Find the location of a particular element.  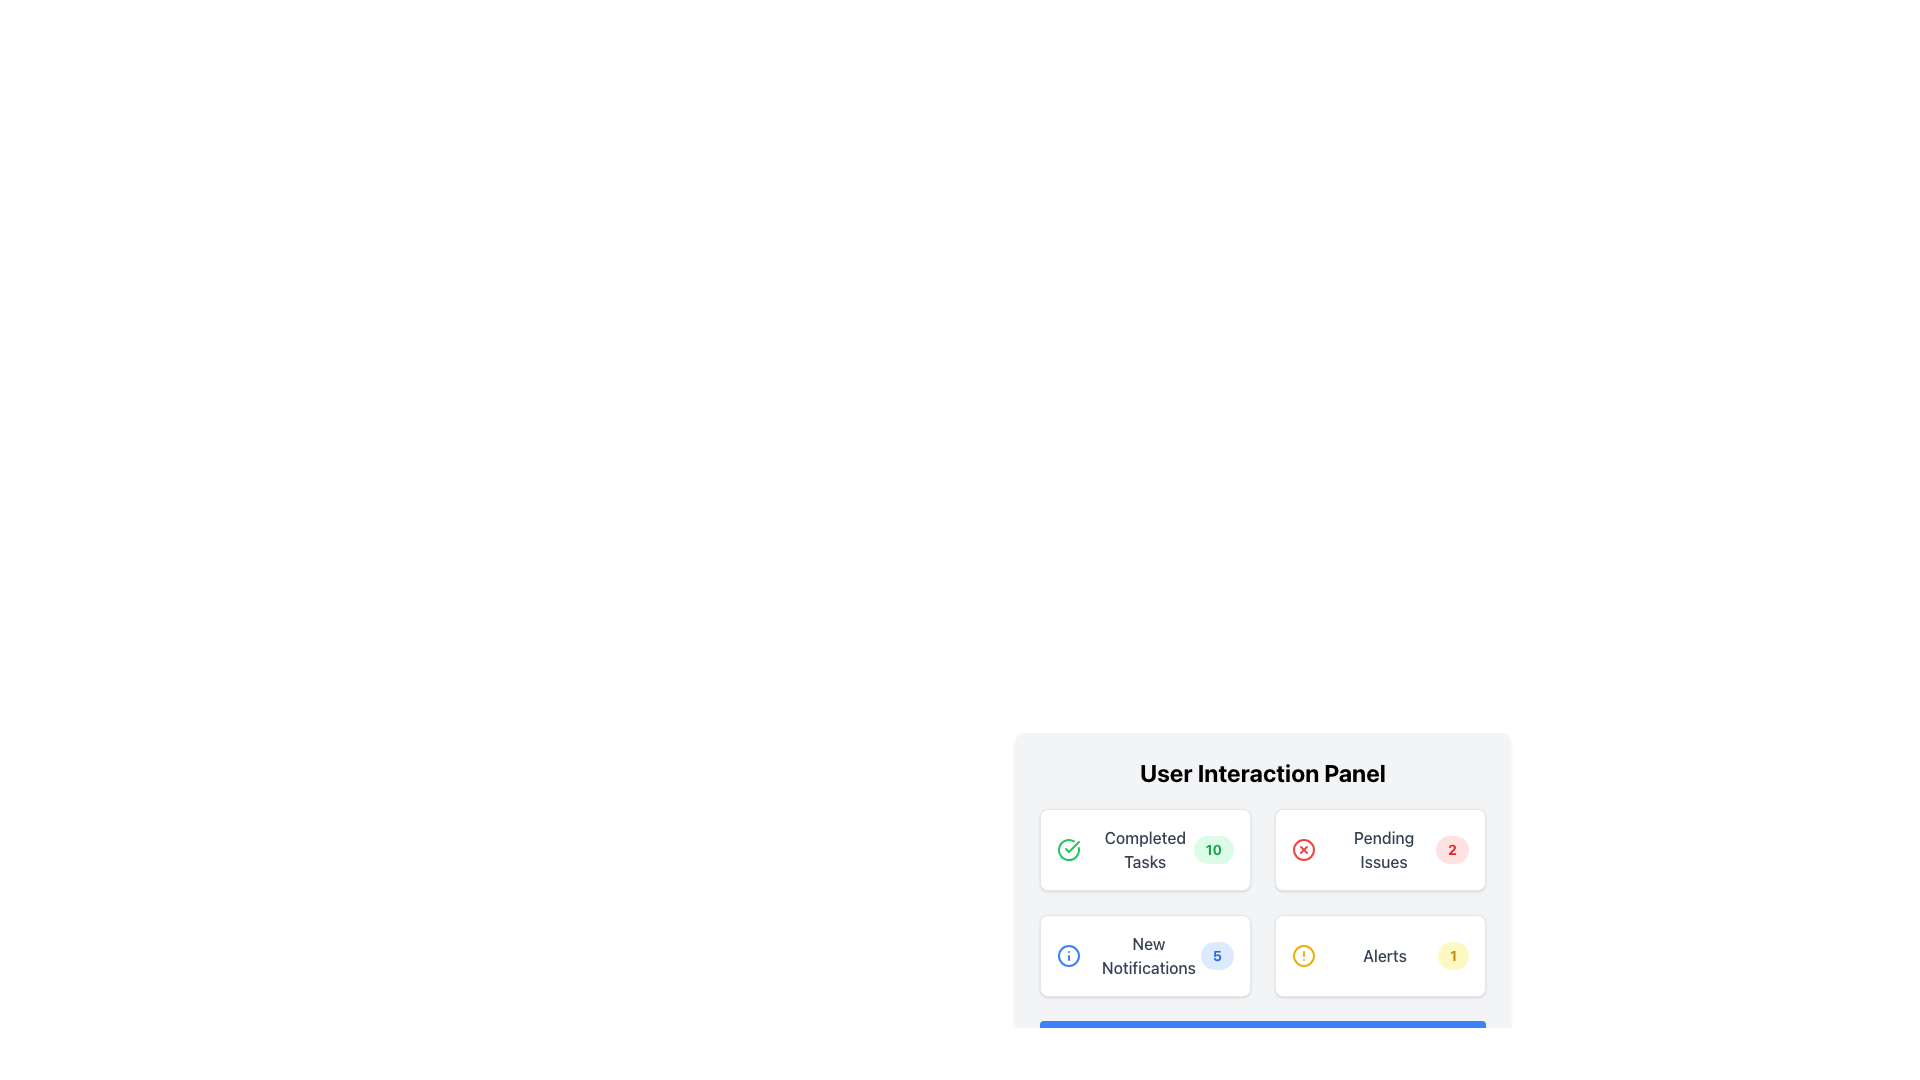

the notification title label located inside the white rounded-rectangle card in the bottom-left quadrant of the User Interaction Panel is located at coordinates (1148, 955).